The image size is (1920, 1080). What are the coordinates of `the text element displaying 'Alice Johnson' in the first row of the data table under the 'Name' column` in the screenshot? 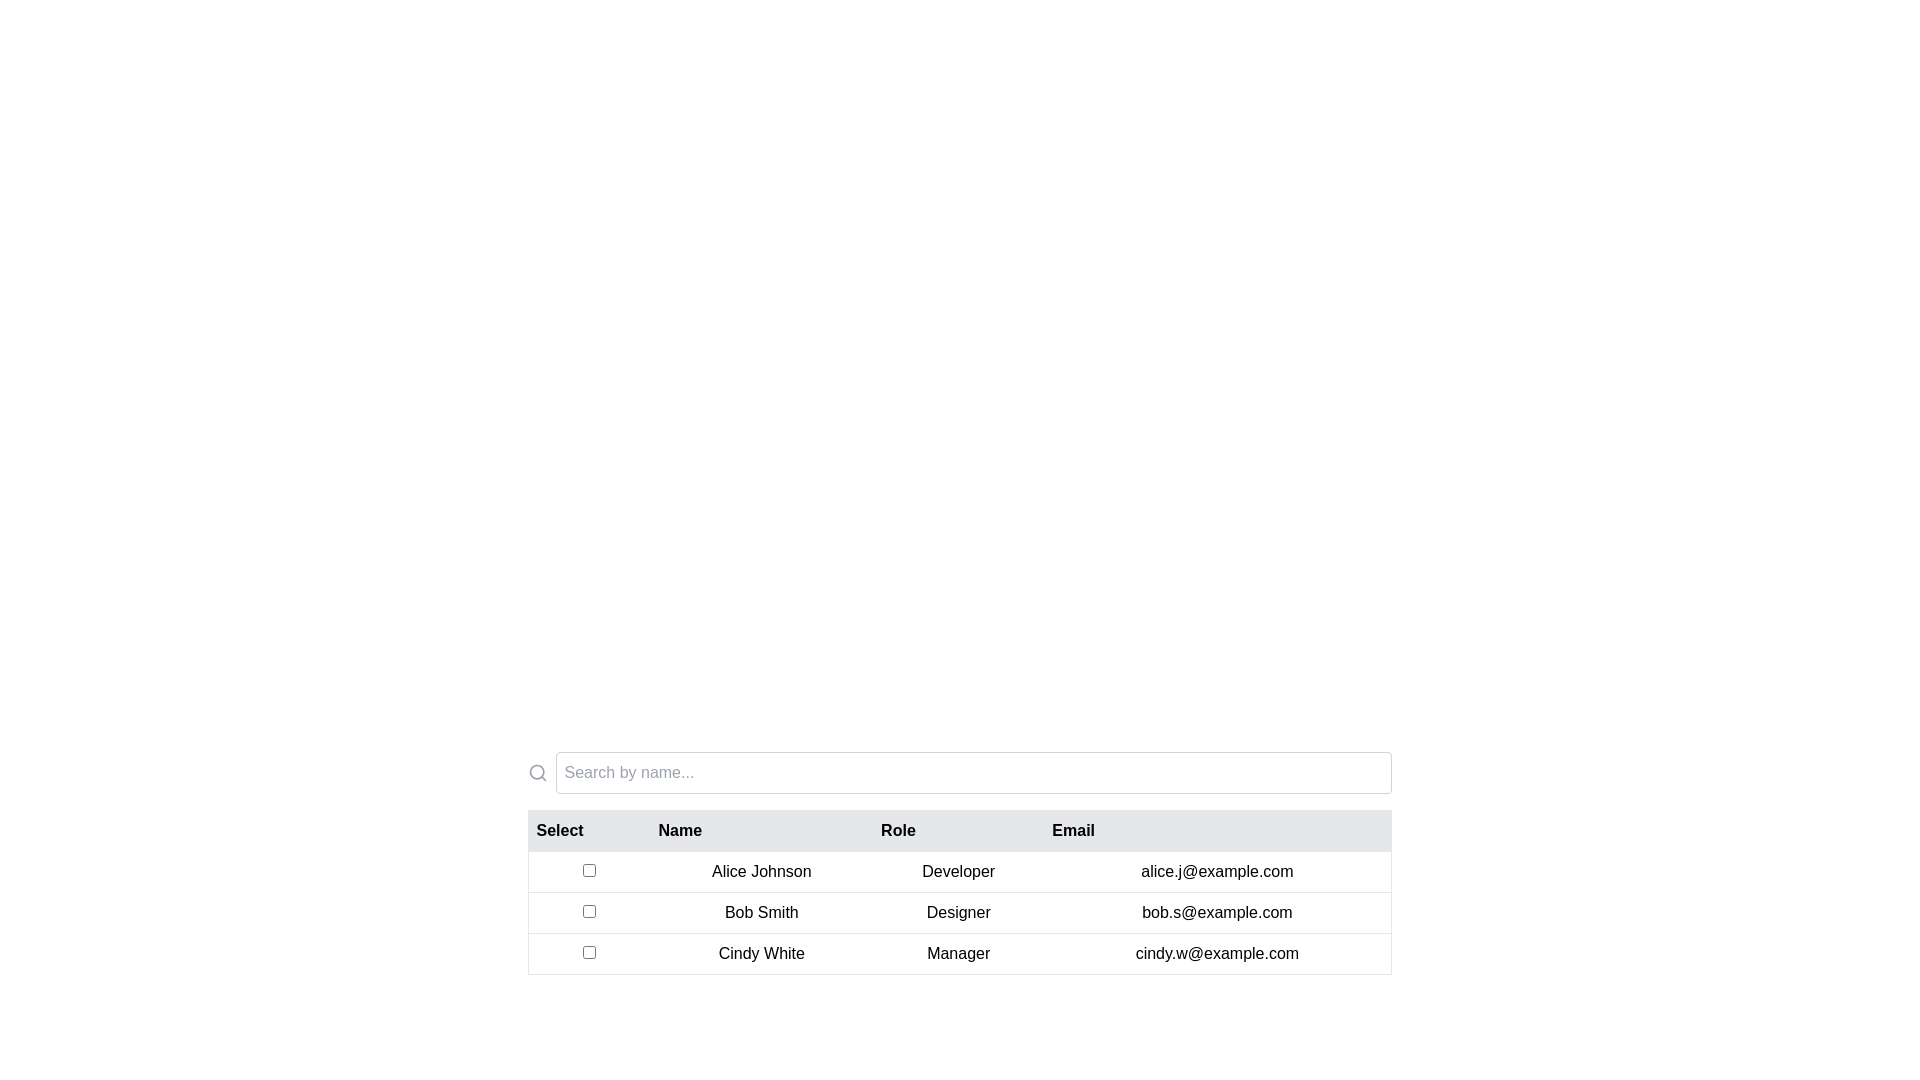 It's located at (760, 870).